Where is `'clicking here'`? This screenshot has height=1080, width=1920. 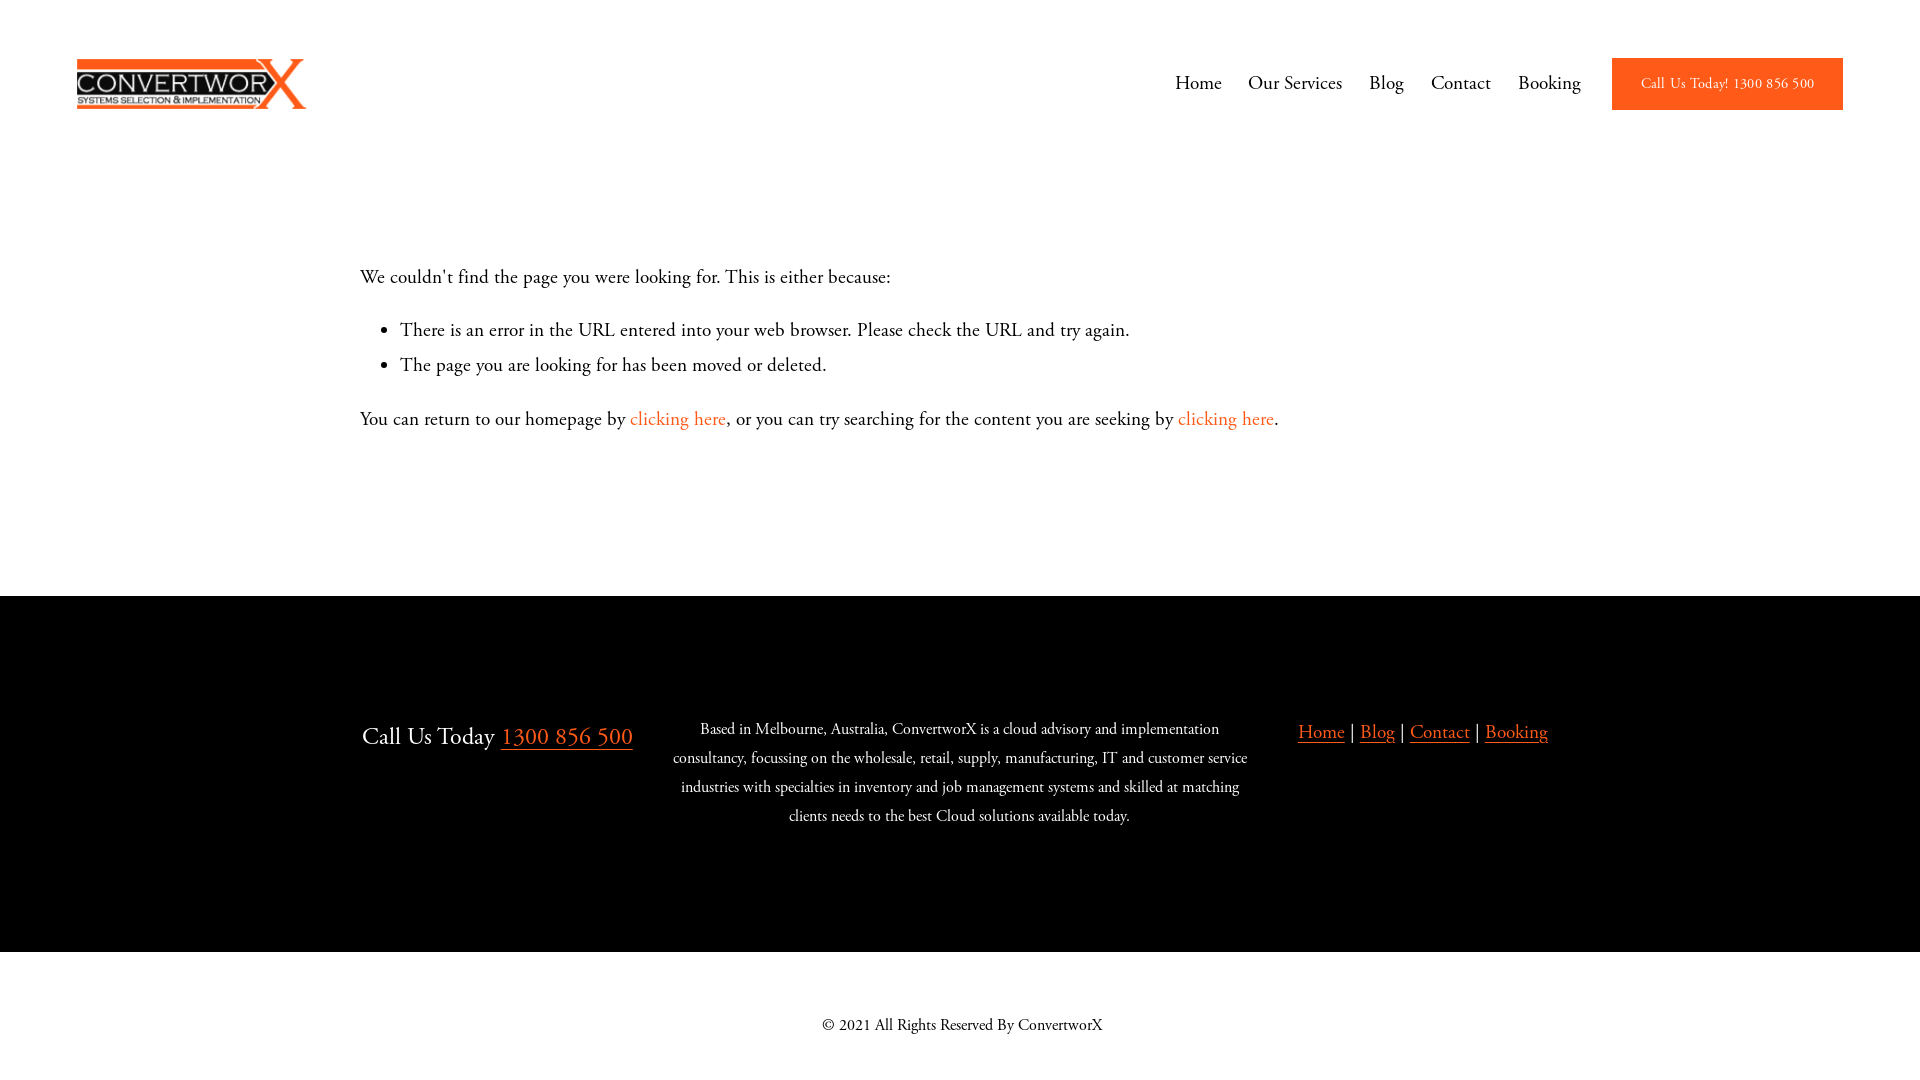 'clicking here' is located at coordinates (1177, 418).